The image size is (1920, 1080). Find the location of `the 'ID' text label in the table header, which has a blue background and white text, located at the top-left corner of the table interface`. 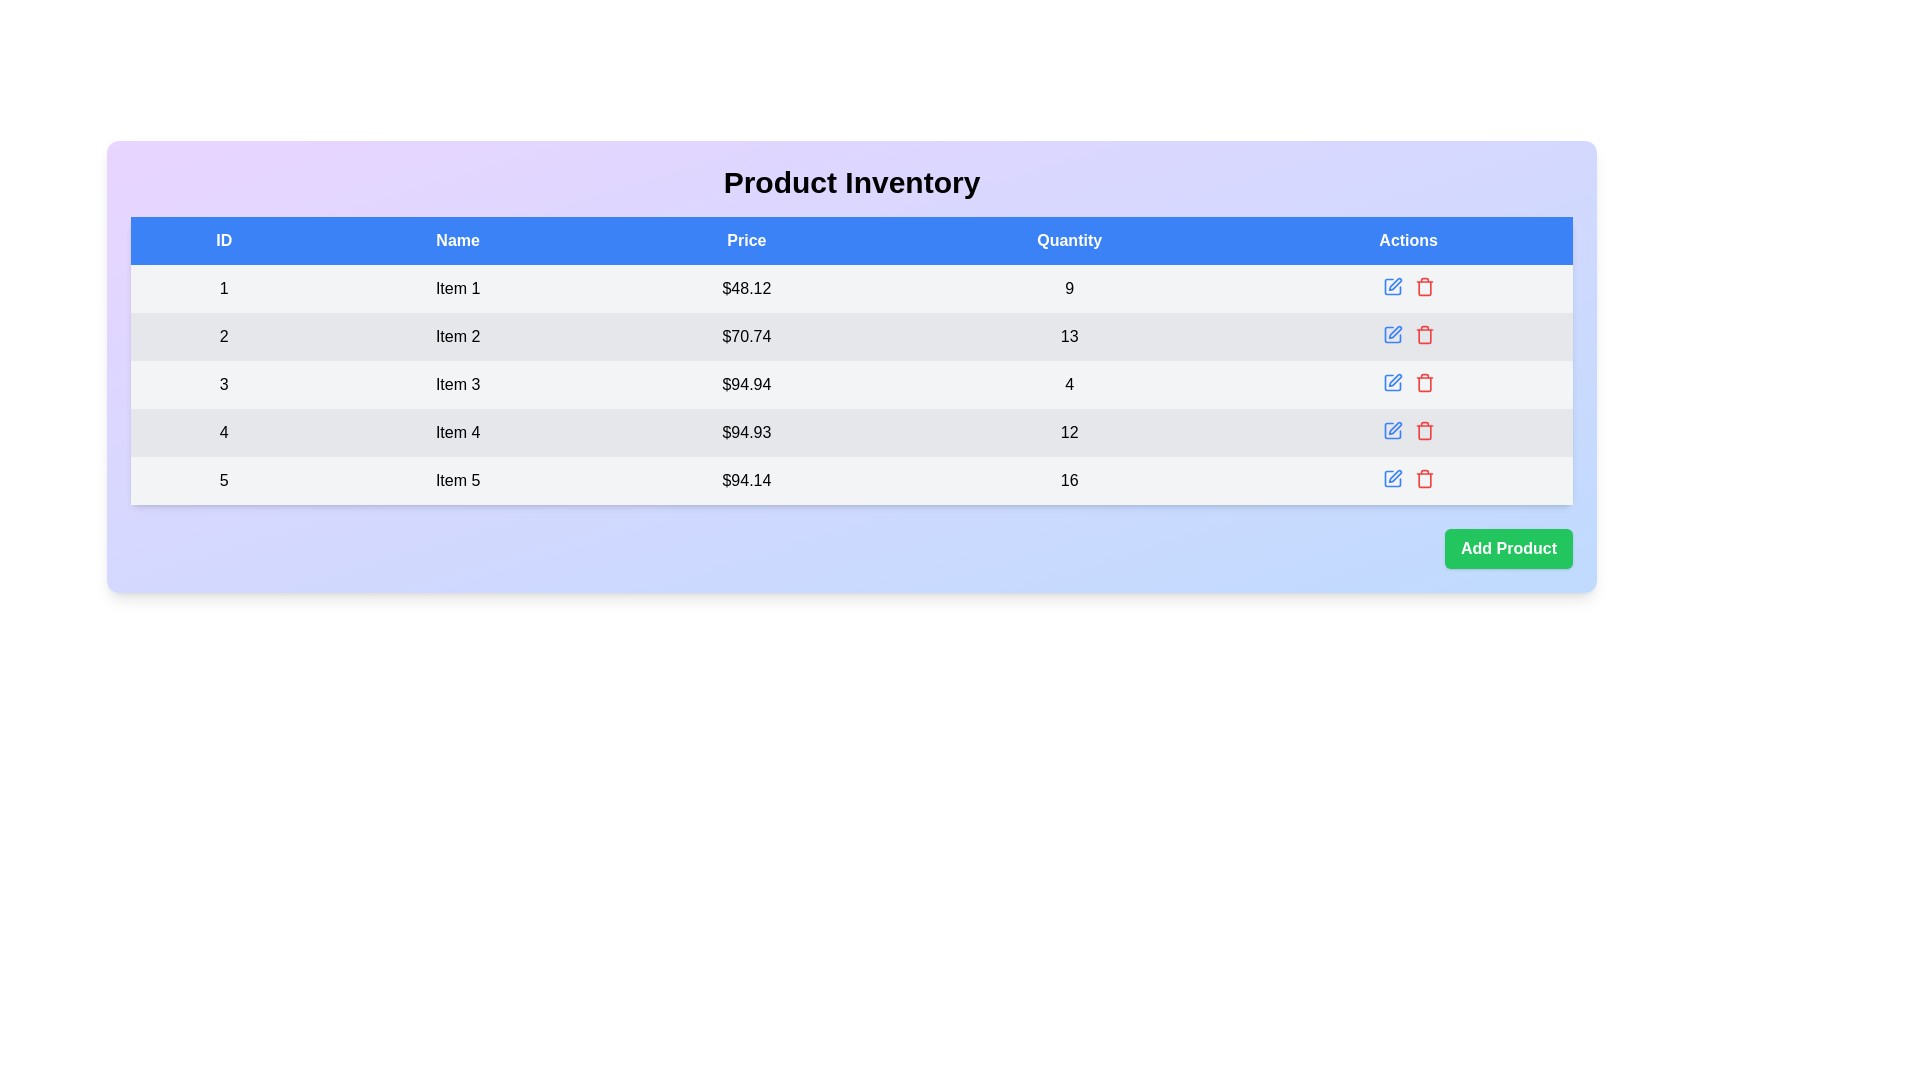

the 'ID' text label in the table header, which has a blue background and white text, located at the top-left corner of the table interface is located at coordinates (224, 239).